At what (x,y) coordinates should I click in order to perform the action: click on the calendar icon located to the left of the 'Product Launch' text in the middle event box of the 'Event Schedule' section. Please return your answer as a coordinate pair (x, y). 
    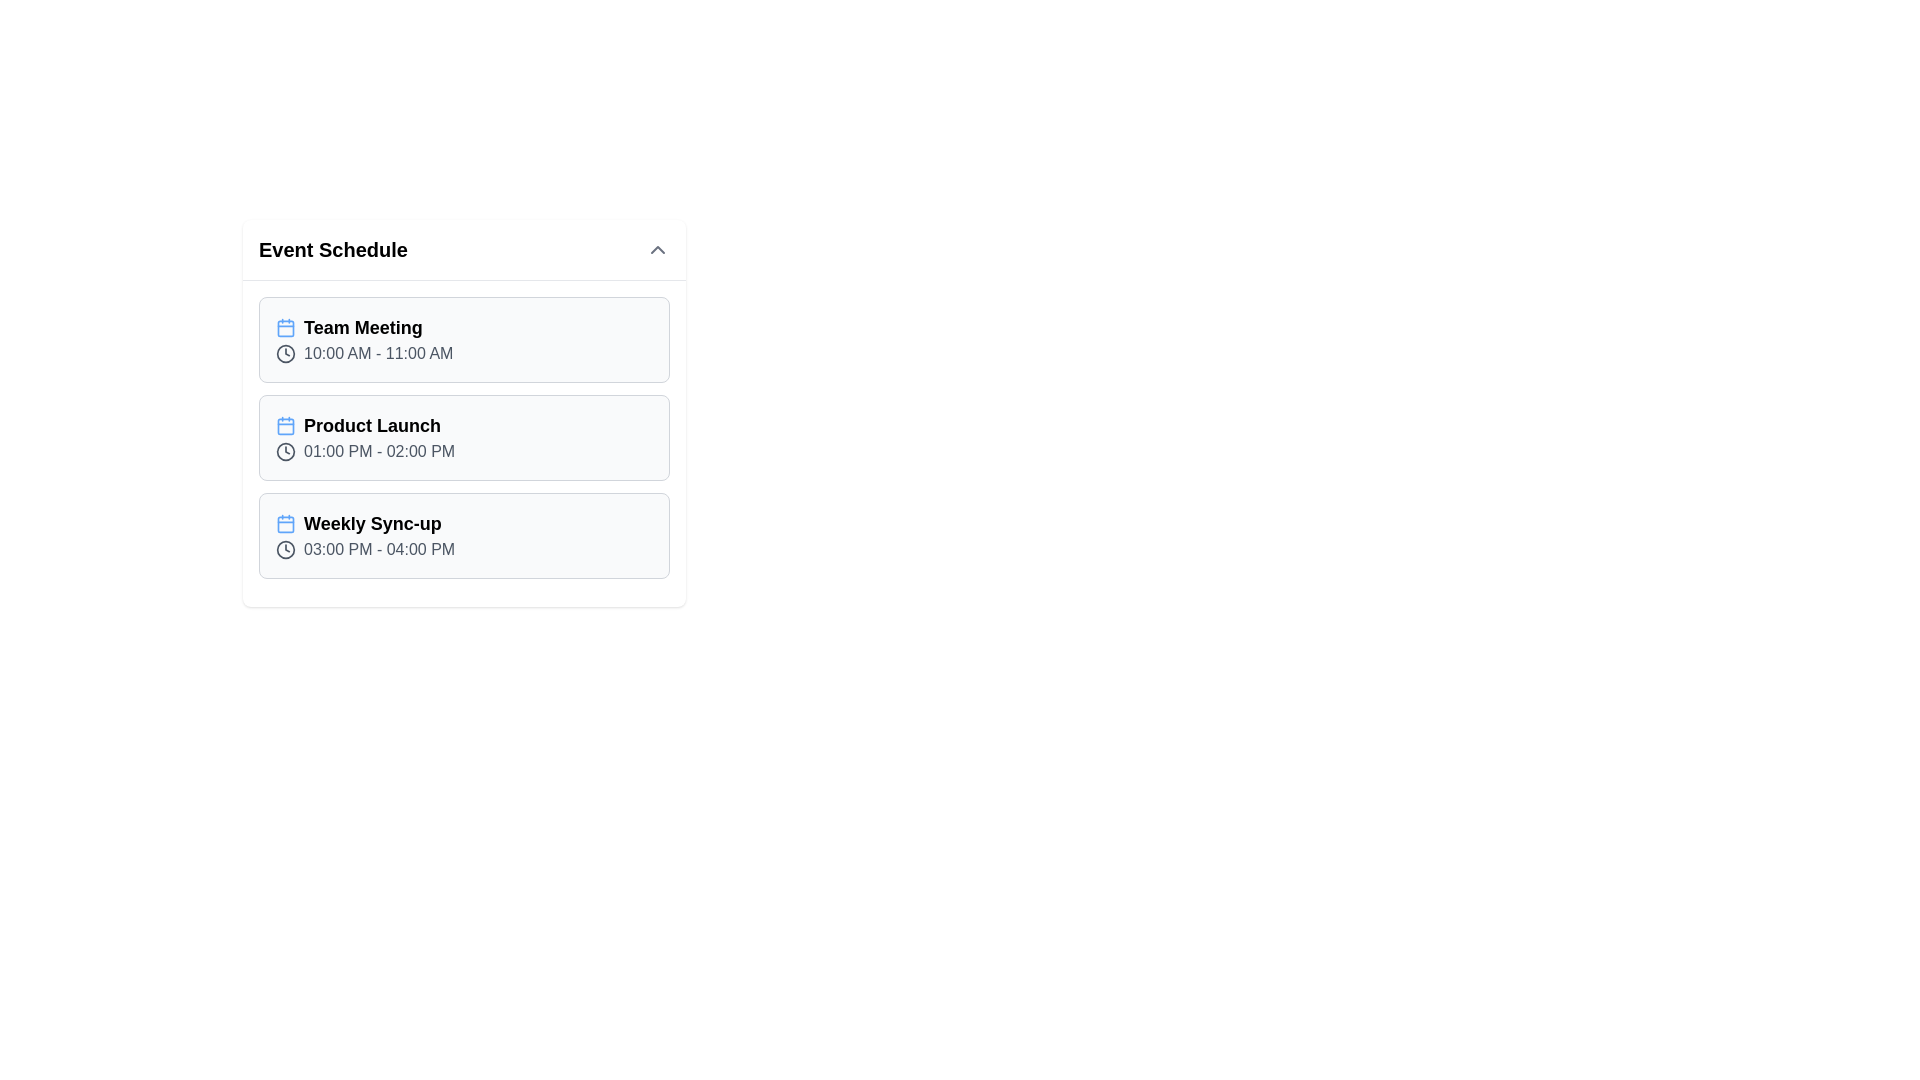
    Looking at the image, I should click on (285, 424).